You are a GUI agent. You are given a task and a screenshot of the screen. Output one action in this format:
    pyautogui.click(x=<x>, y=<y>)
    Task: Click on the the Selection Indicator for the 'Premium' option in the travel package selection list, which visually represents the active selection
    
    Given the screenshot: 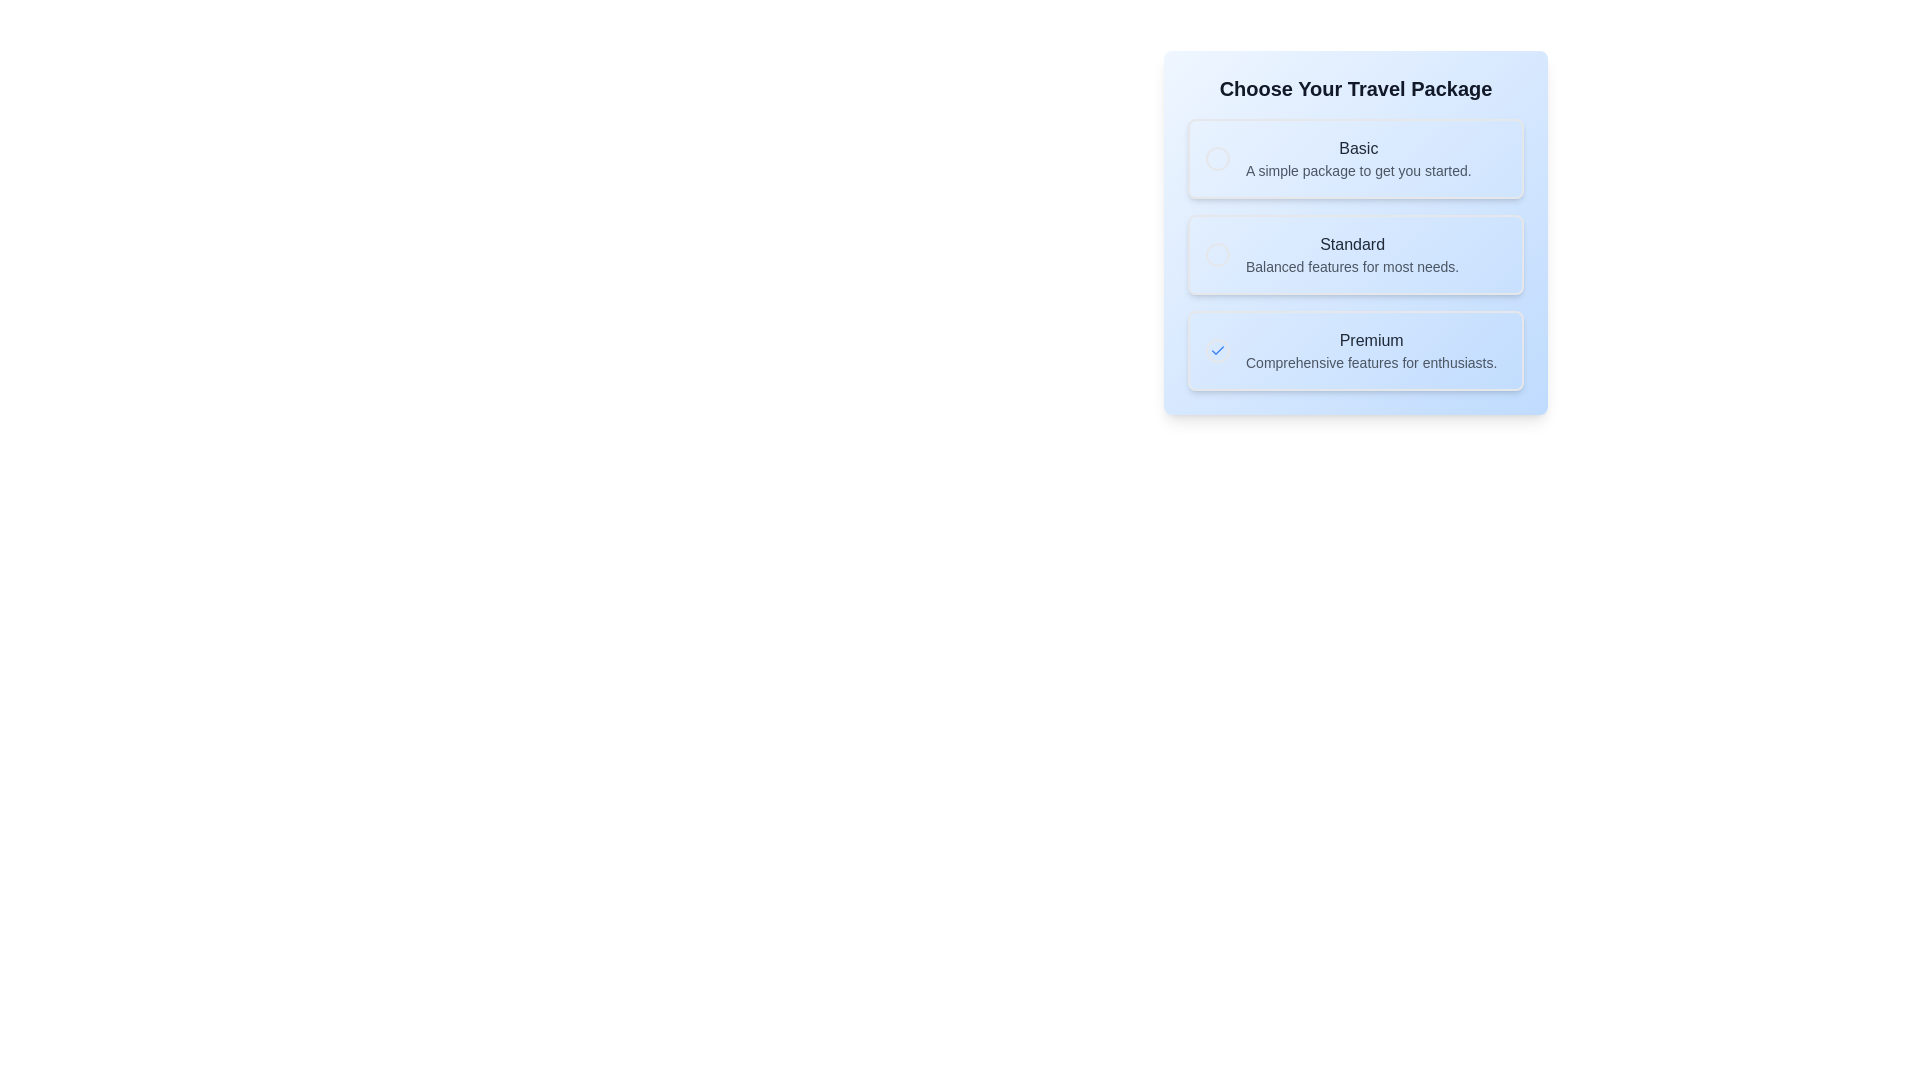 What is the action you would take?
    pyautogui.click(x=1217, y=350)
    